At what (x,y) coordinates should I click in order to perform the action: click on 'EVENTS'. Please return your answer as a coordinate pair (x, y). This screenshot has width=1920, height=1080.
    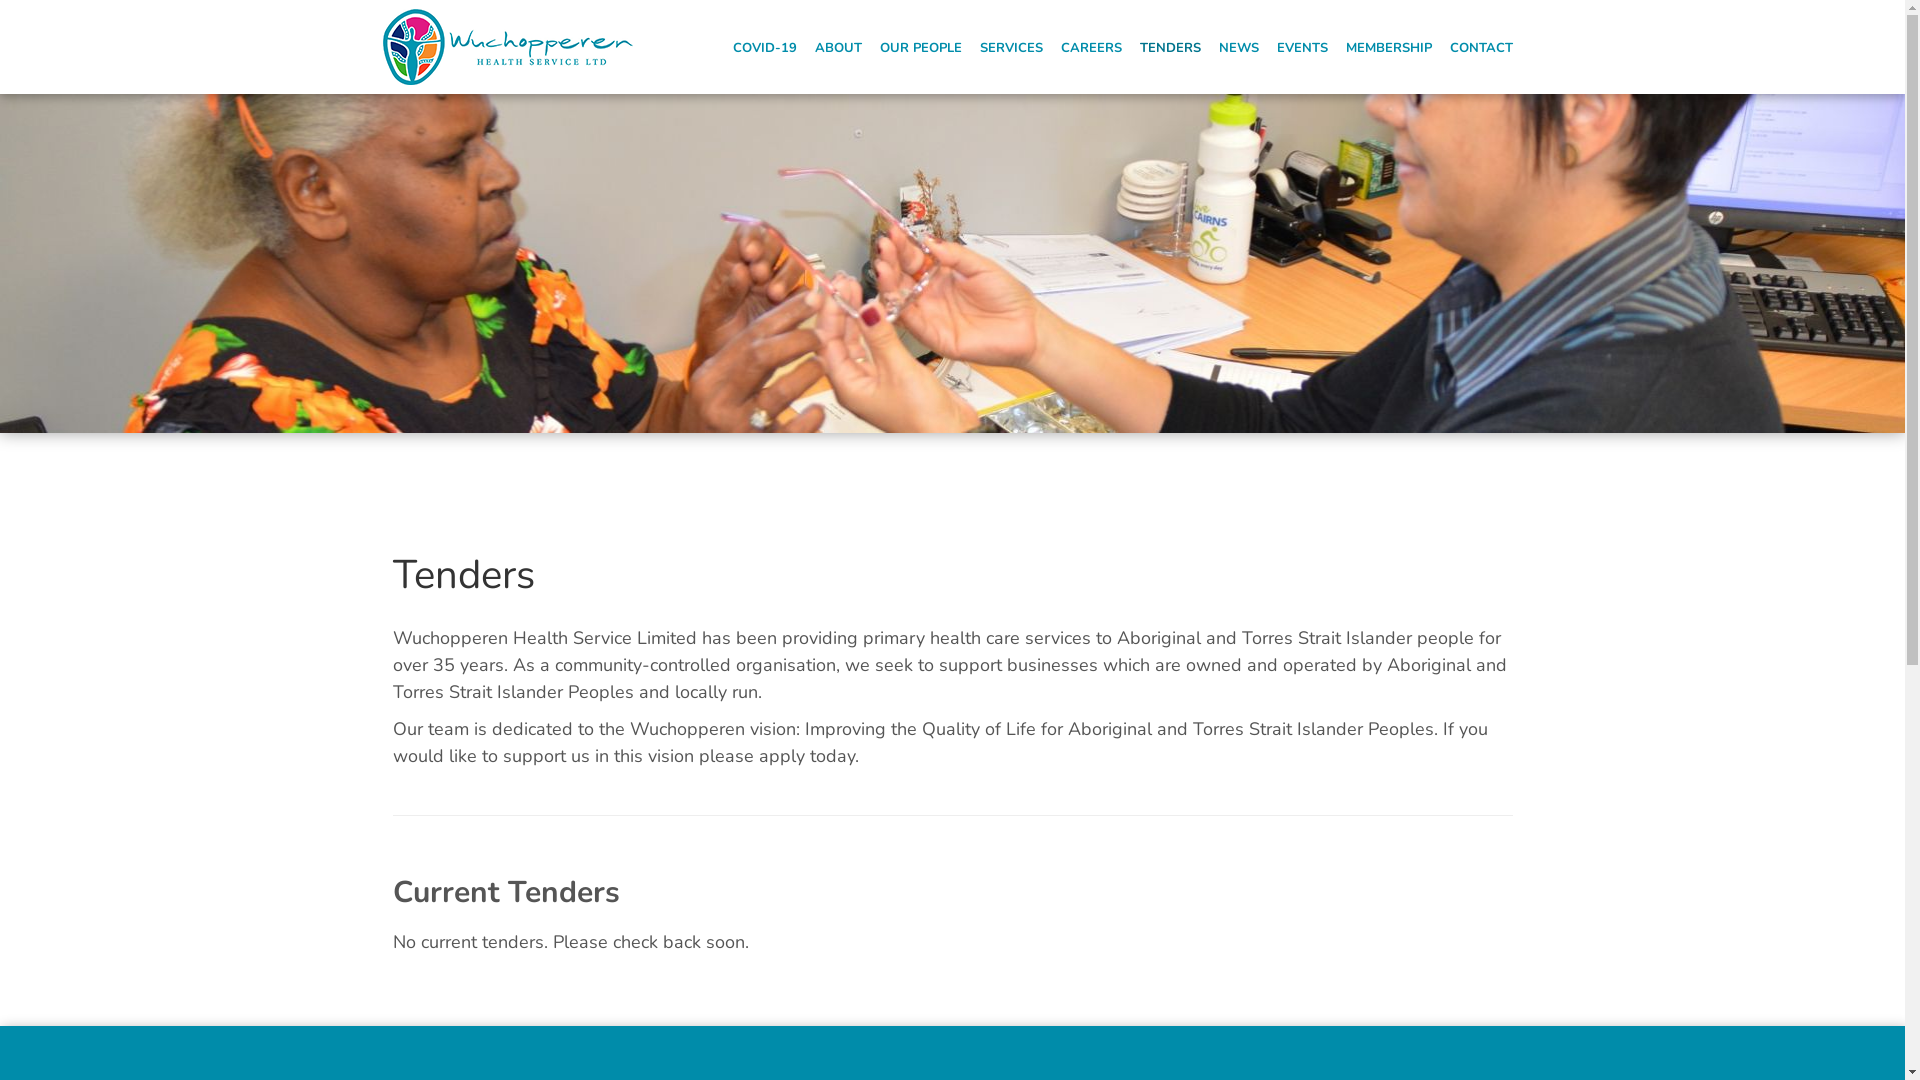
    Looking at the image, I should click on (1302, 46).